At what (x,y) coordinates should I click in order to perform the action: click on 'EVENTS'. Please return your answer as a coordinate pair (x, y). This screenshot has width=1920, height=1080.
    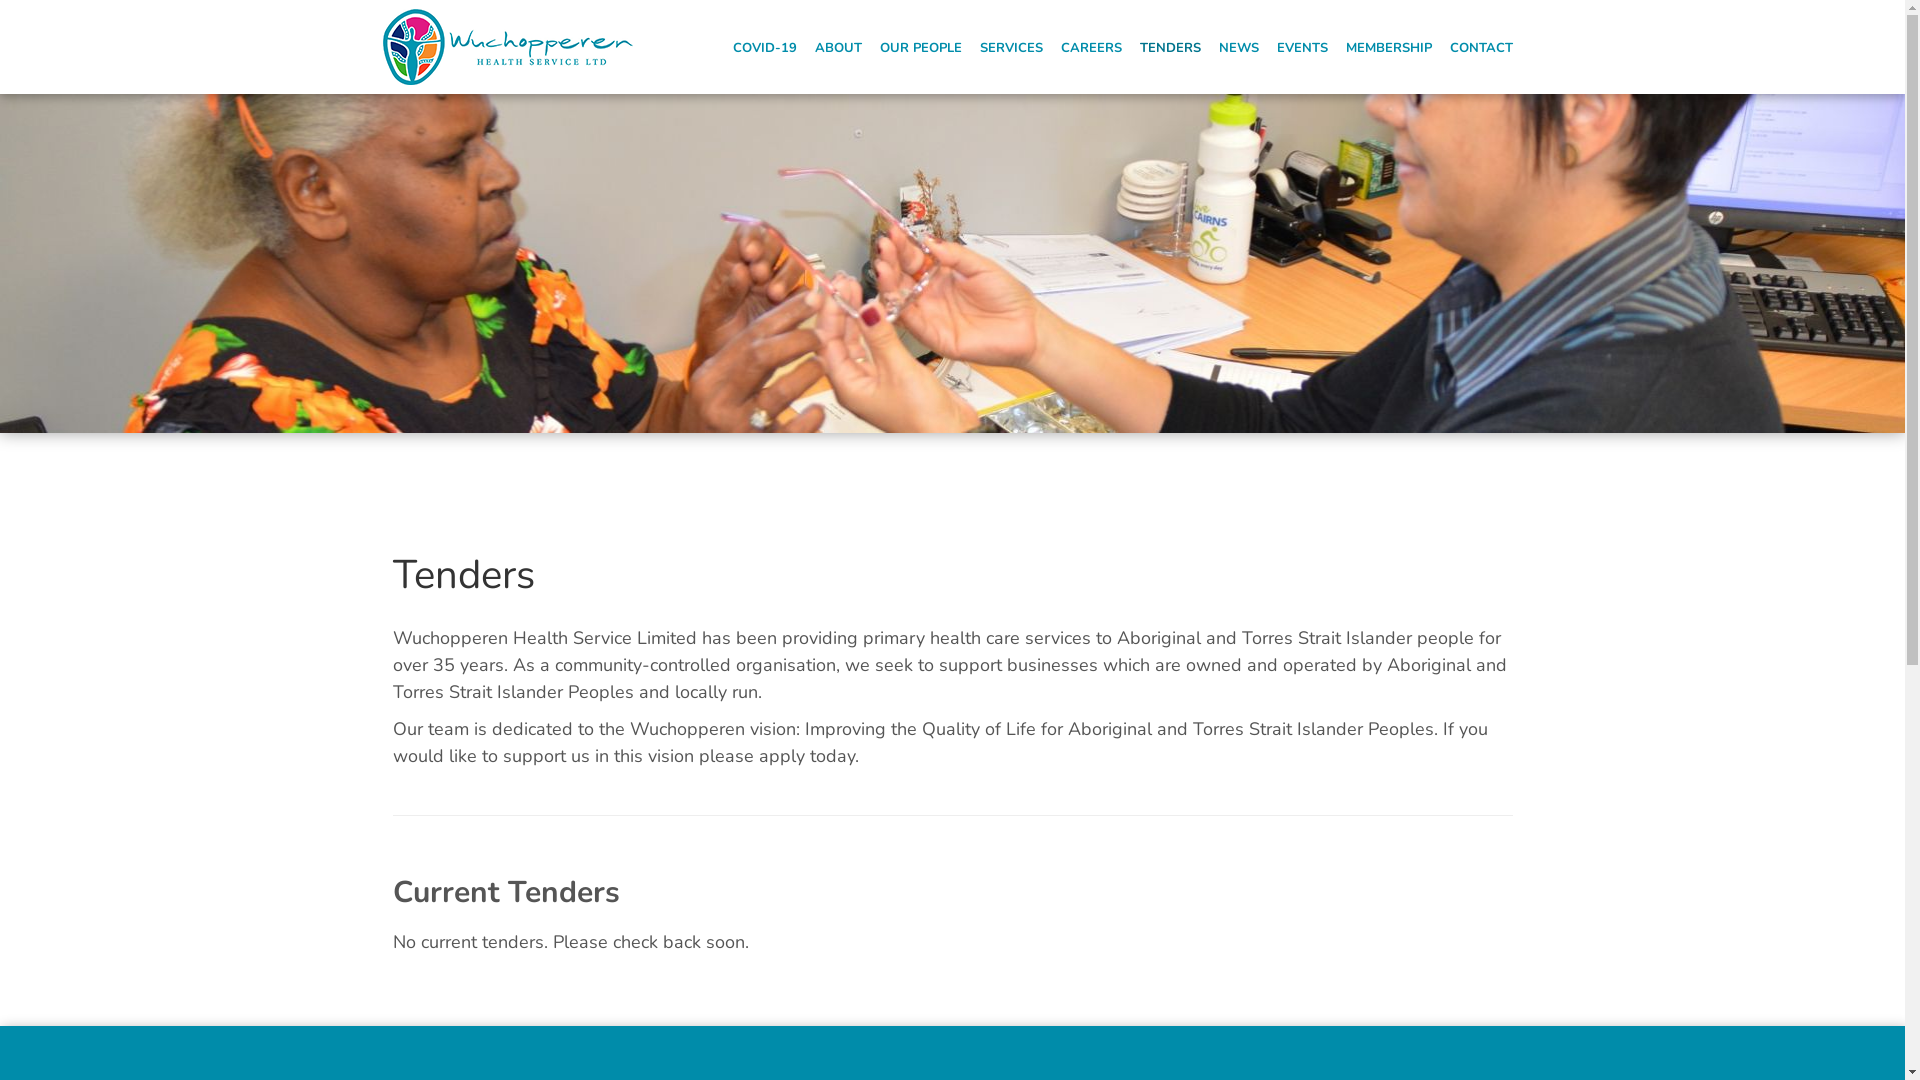
    Looking at the image, I should click on (1302, 46).